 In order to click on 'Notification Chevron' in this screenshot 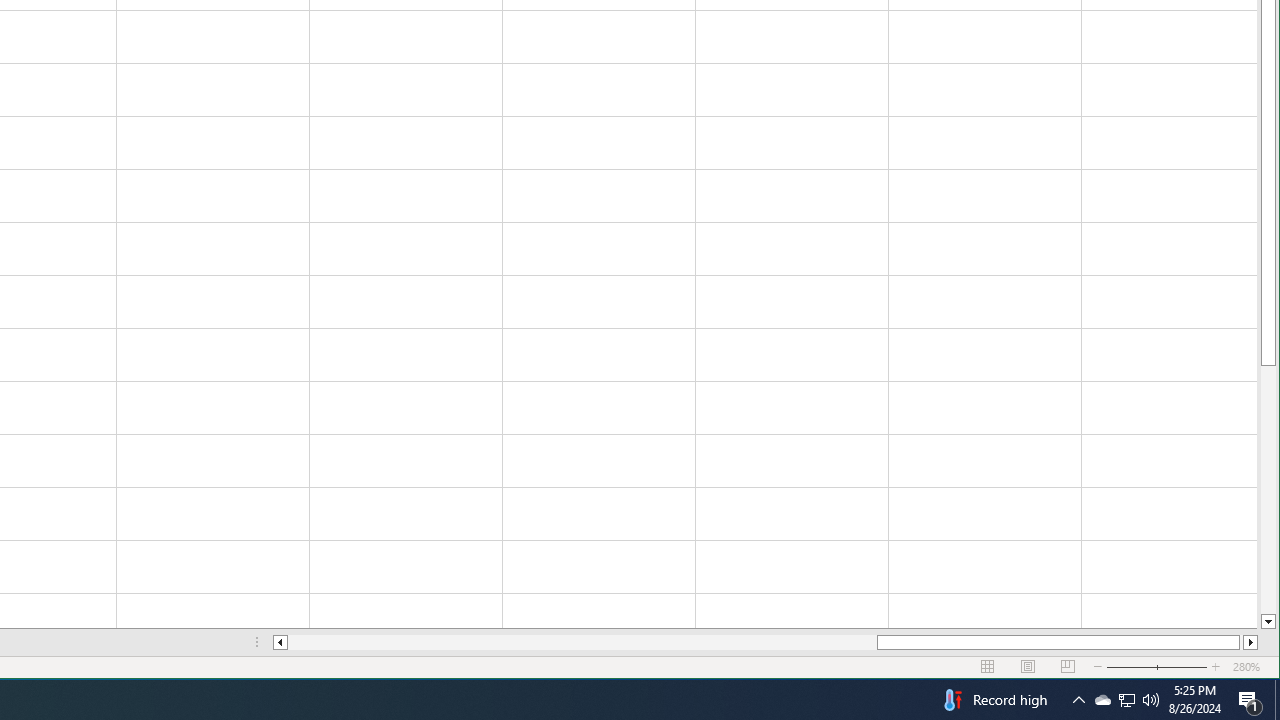, I will do `click(1078, 698)`.